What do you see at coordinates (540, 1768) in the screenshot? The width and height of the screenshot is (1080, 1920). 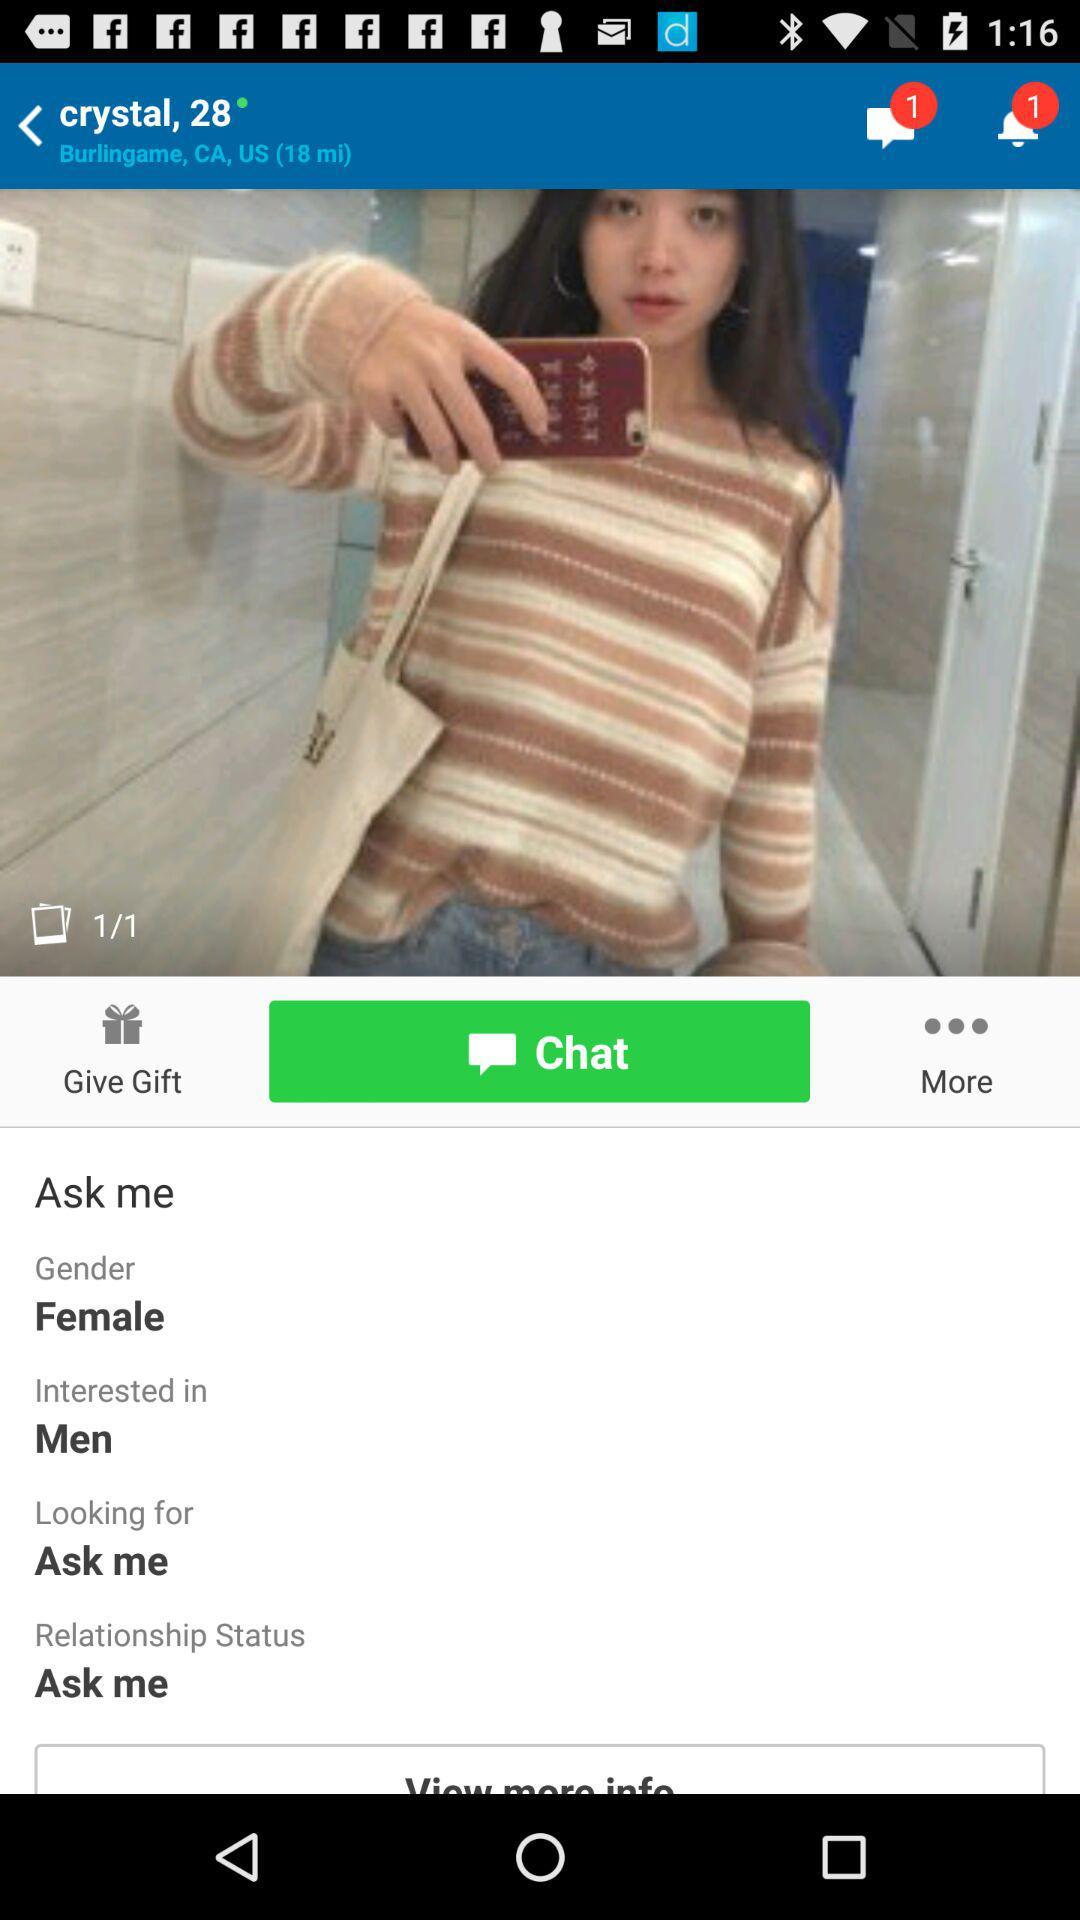 I see `the app below the ask me icon` at bounding box center [540, 1768].